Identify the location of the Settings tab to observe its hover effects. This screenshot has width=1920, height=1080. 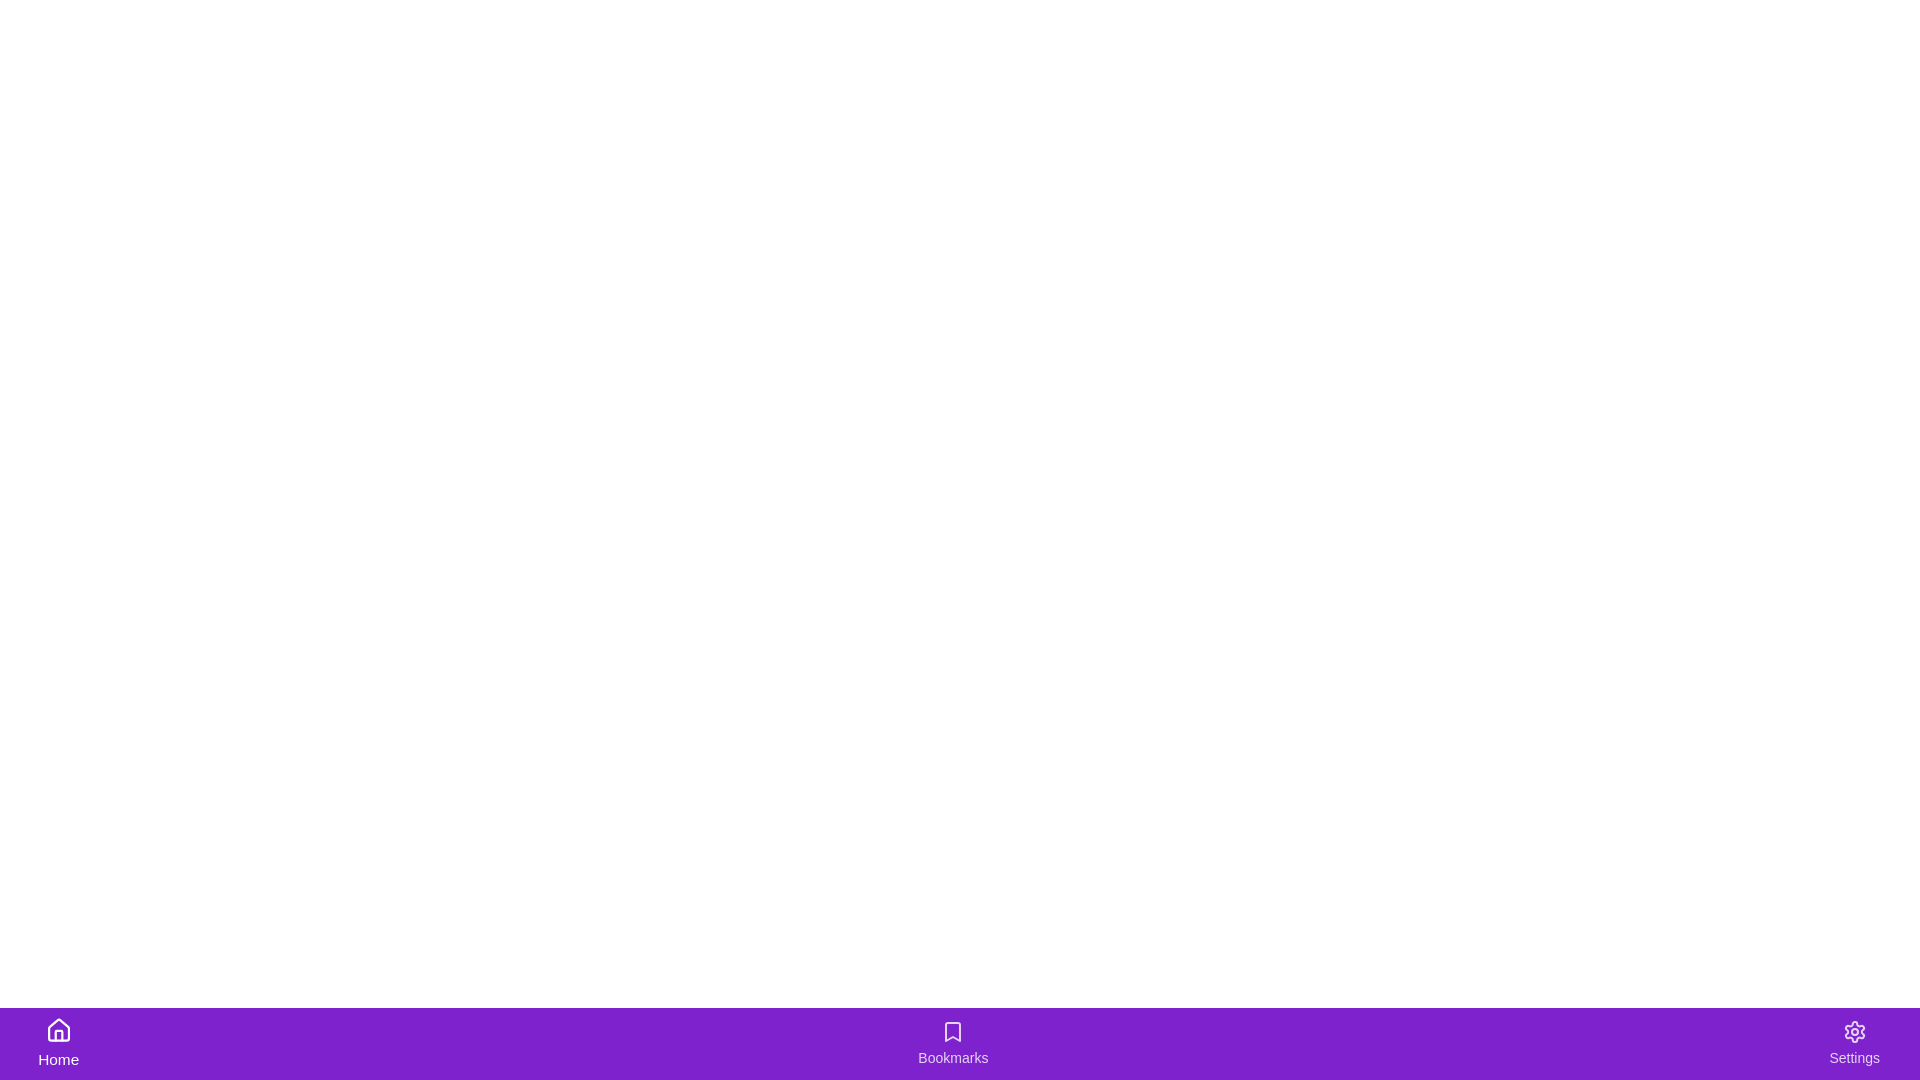
(1852, 1043).